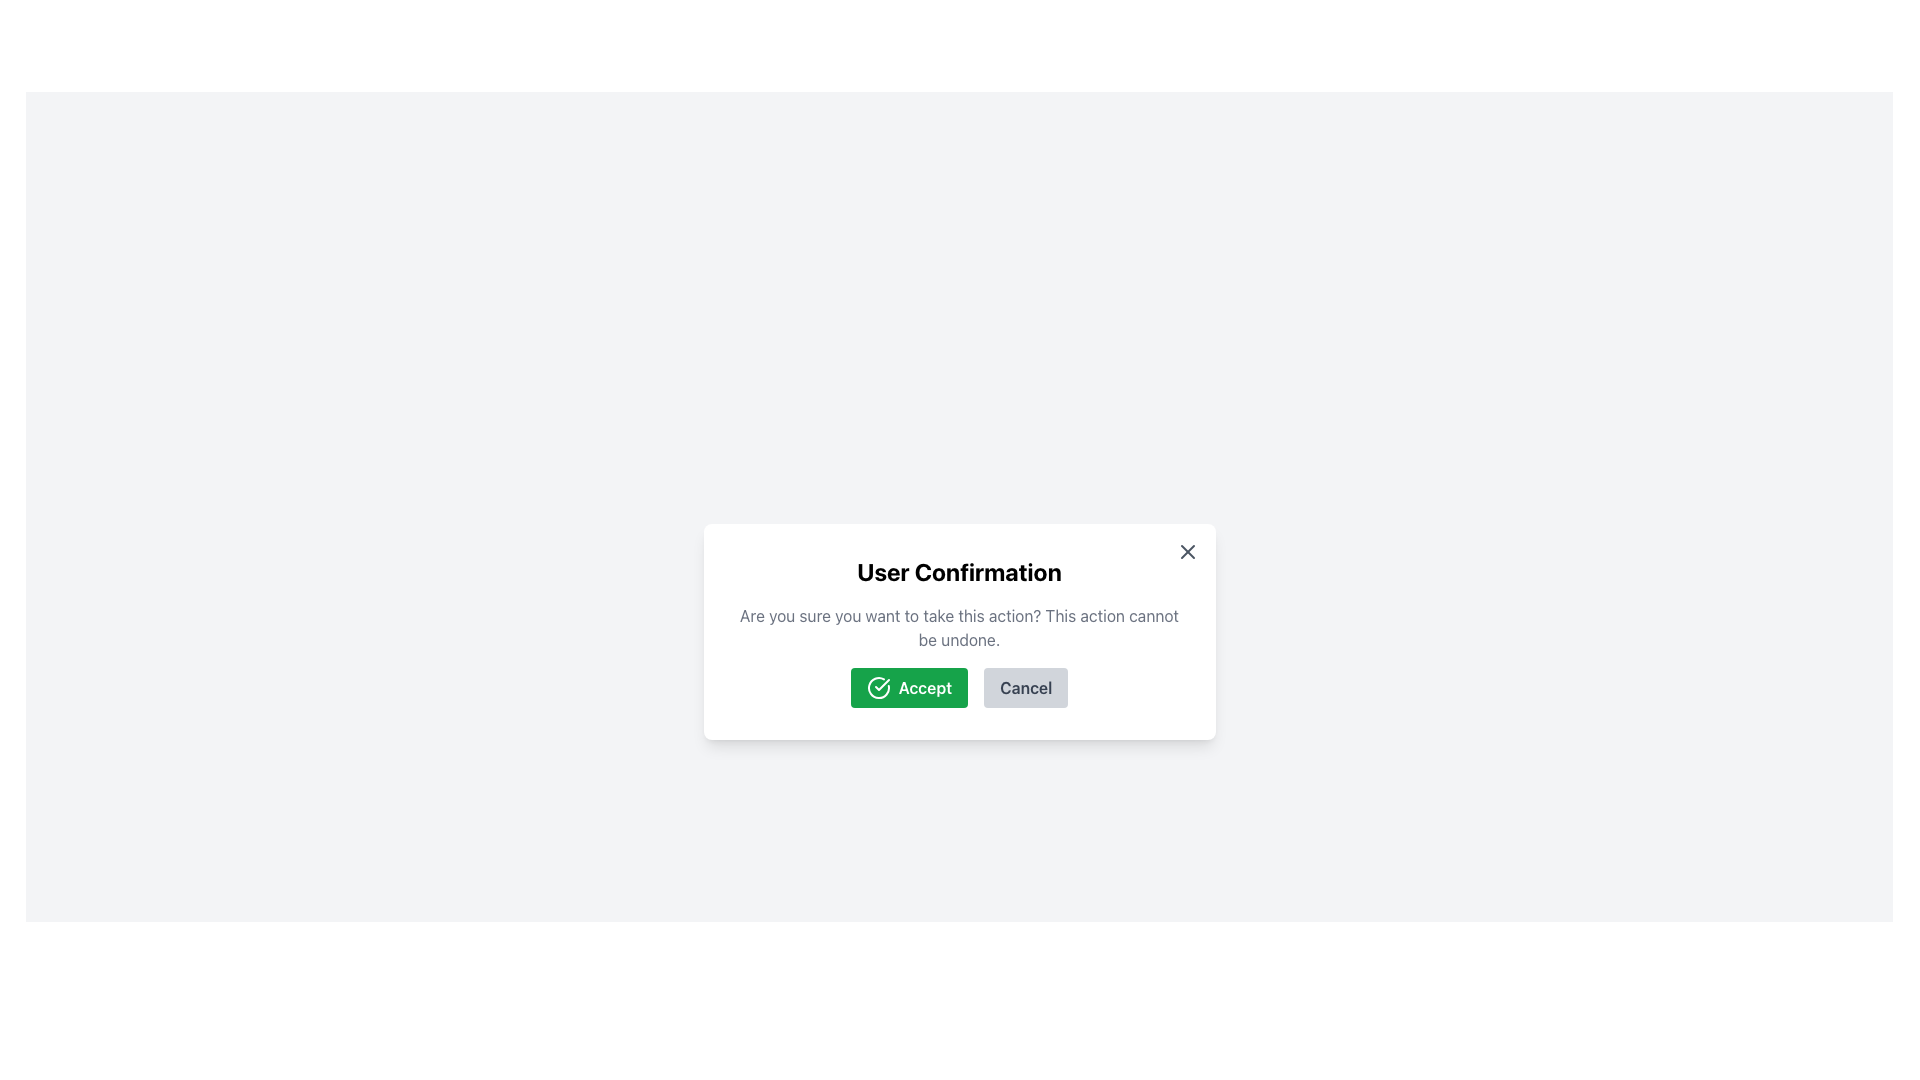 Image resolution: width=1920 pixels, height=1080 pixels. What do you see at coordinates (881, 684) in the screenshot?
I see `the checkmark symbol within the green circular icon of the 'Accept' button in the modal dialog` at bounding box center [881, 684].